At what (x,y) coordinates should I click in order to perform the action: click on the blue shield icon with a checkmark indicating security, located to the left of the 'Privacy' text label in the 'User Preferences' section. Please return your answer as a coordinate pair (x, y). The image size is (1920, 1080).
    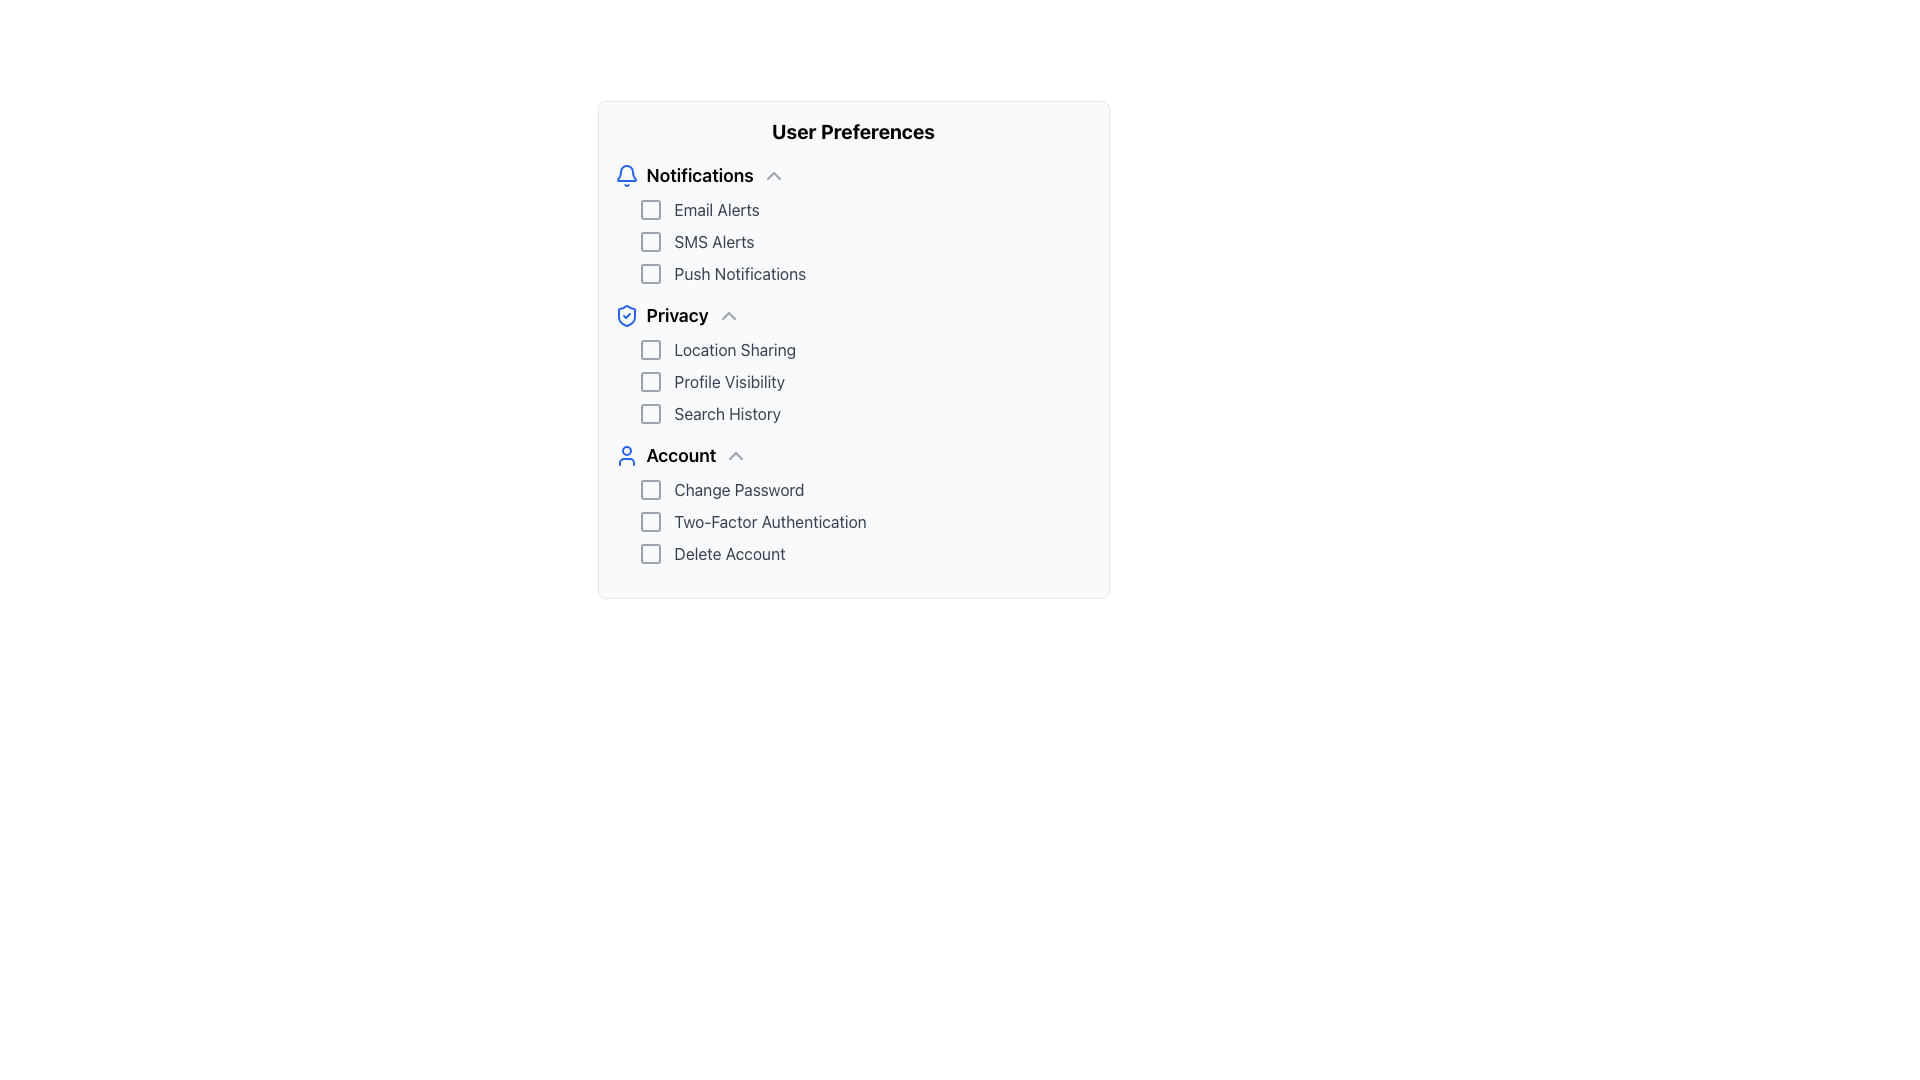
    Looking at the image, I should click on (625, 315).